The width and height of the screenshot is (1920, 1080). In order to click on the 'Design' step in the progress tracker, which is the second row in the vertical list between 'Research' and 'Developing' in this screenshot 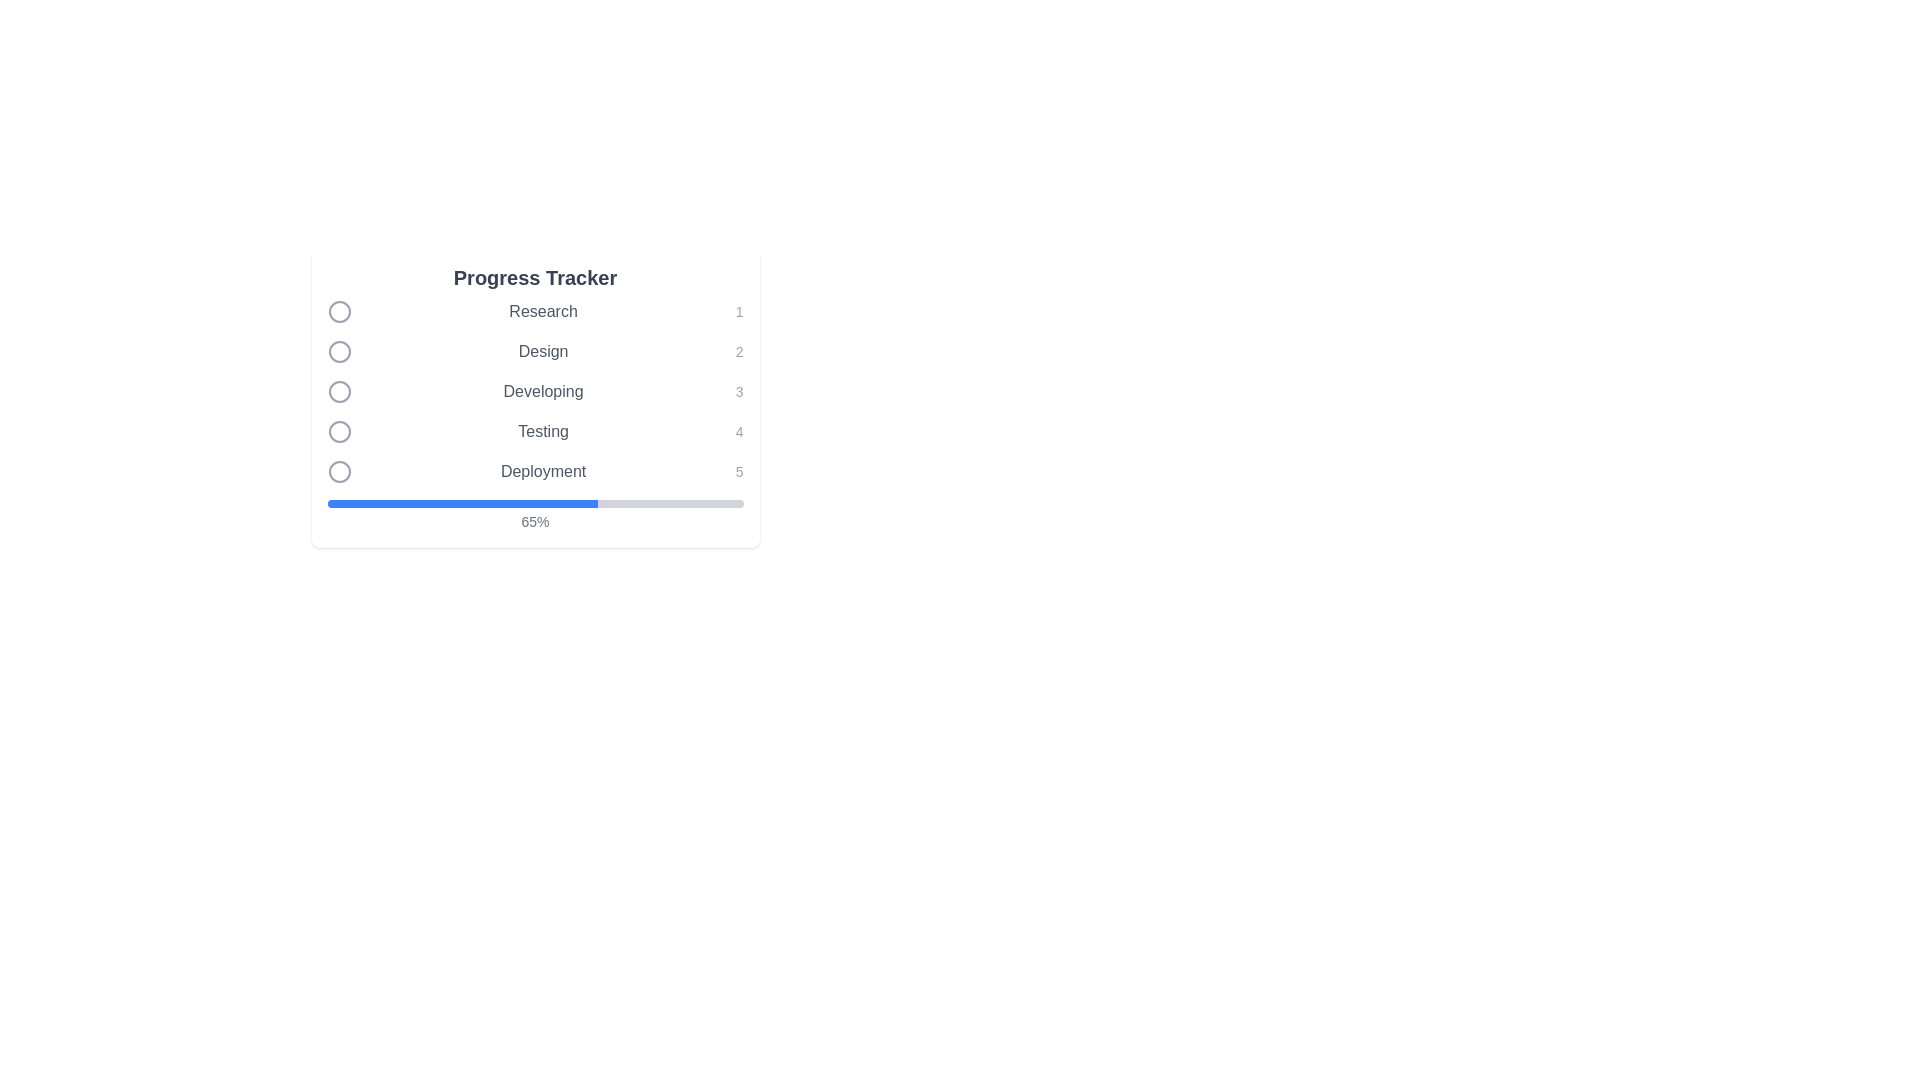, I will do `click(535, 350)`.